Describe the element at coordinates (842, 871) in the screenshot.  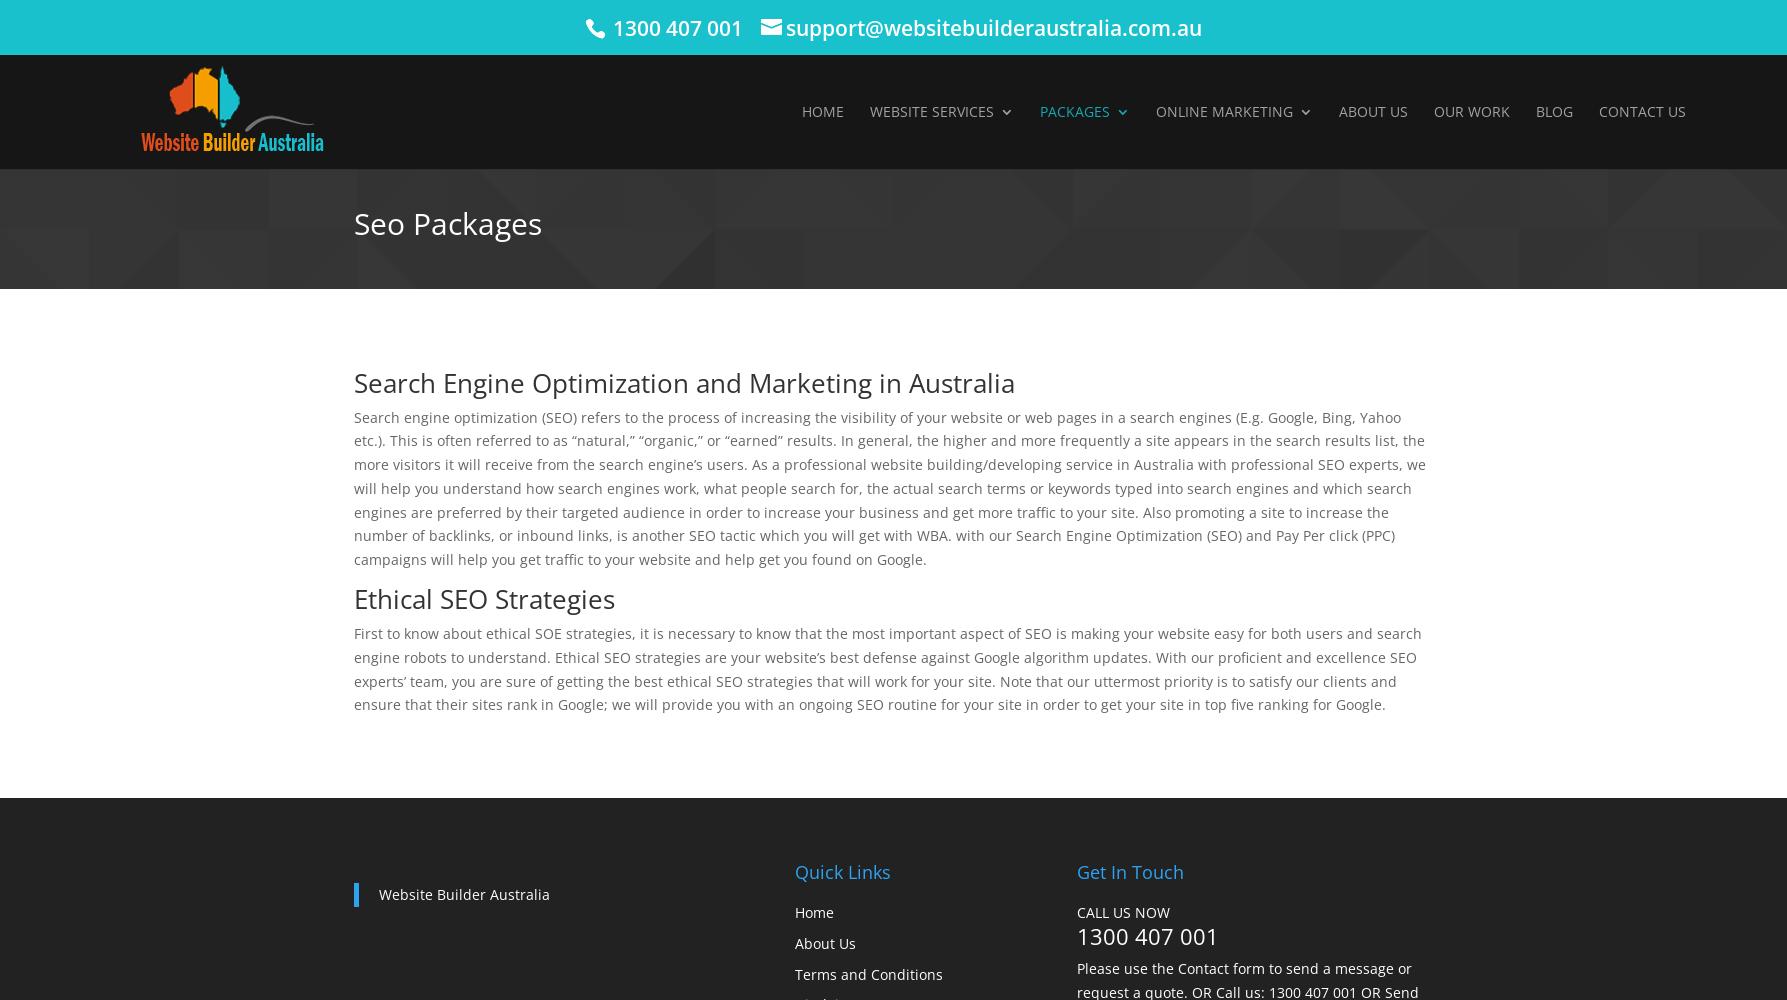
I see `'Quick Links'` at that location.